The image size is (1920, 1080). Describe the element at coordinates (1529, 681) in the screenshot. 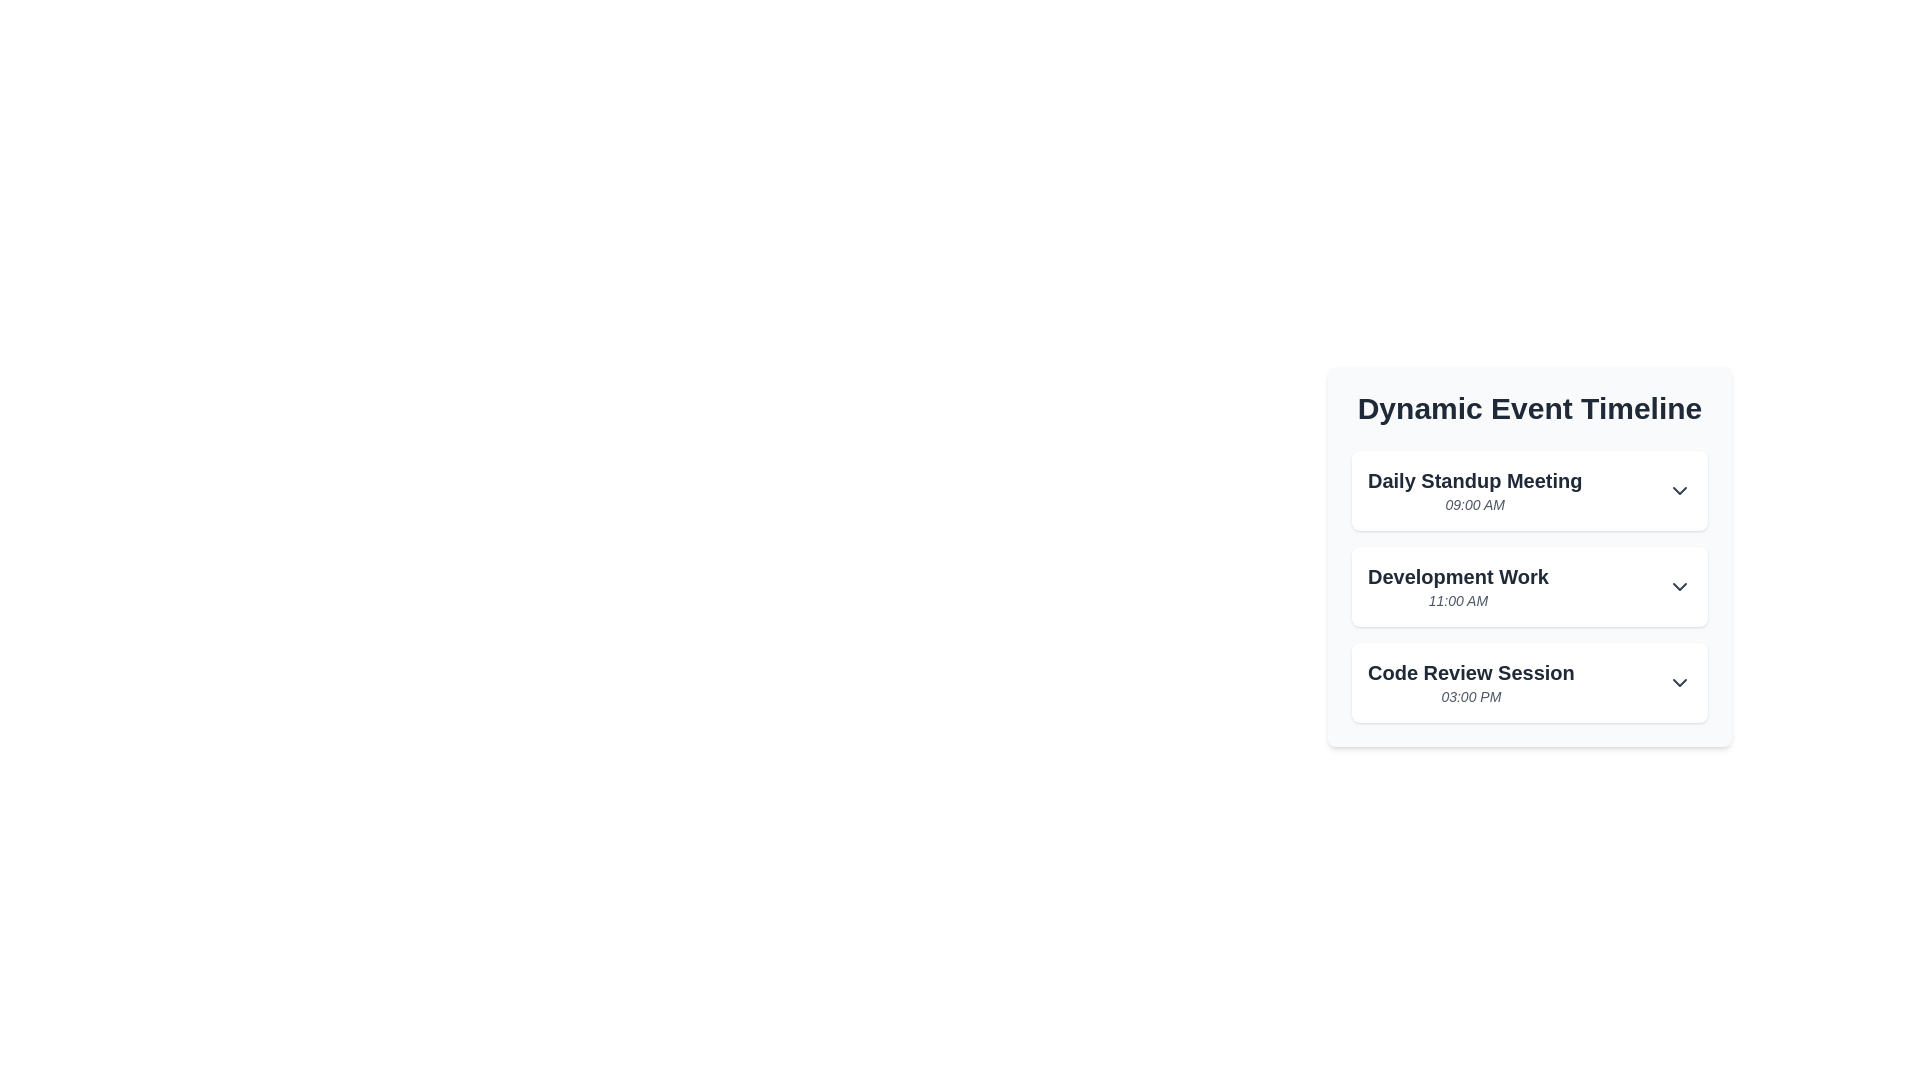

I see `the dropdown arrow on the third item in the 'Dynamic Event Timeline' list` at that location.